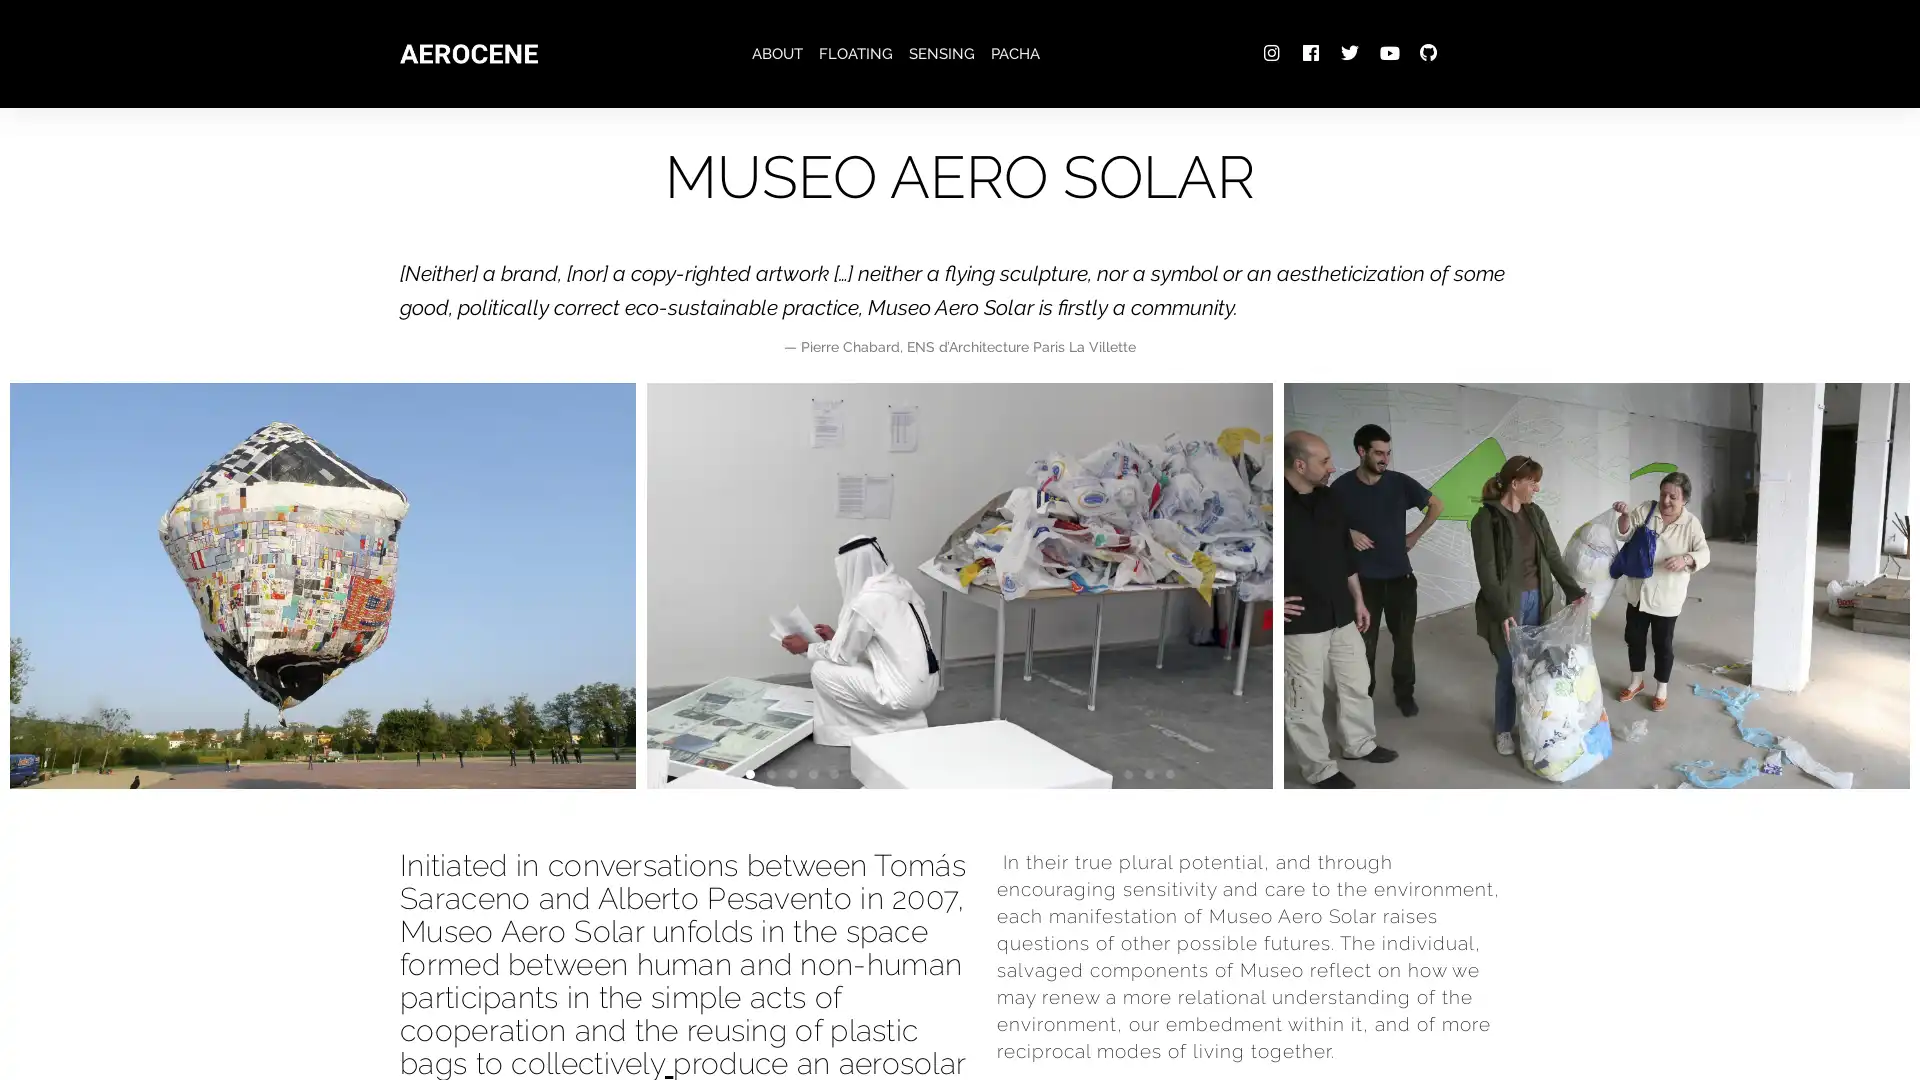 This screenshot has height=1080, width=1920. I want to click on Go to slide 1, so click(748, 773).